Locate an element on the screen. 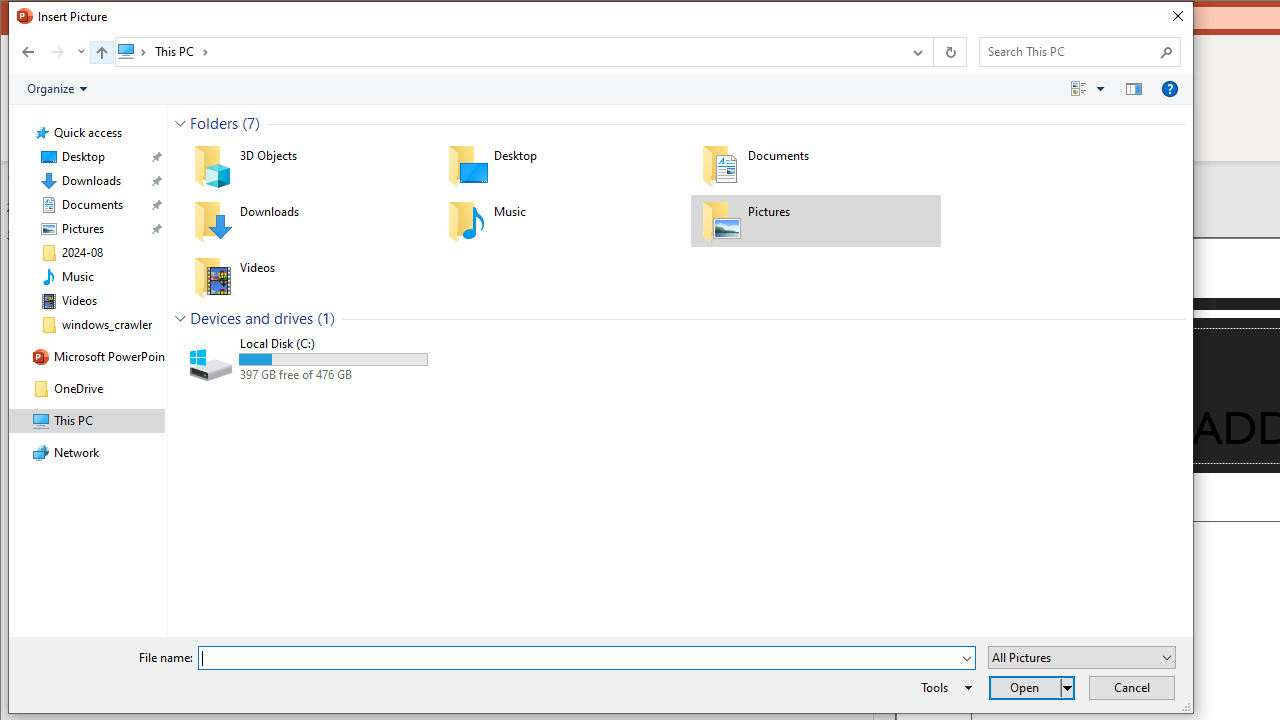  'Address band toolbar' is located at coordinates (932, 50).